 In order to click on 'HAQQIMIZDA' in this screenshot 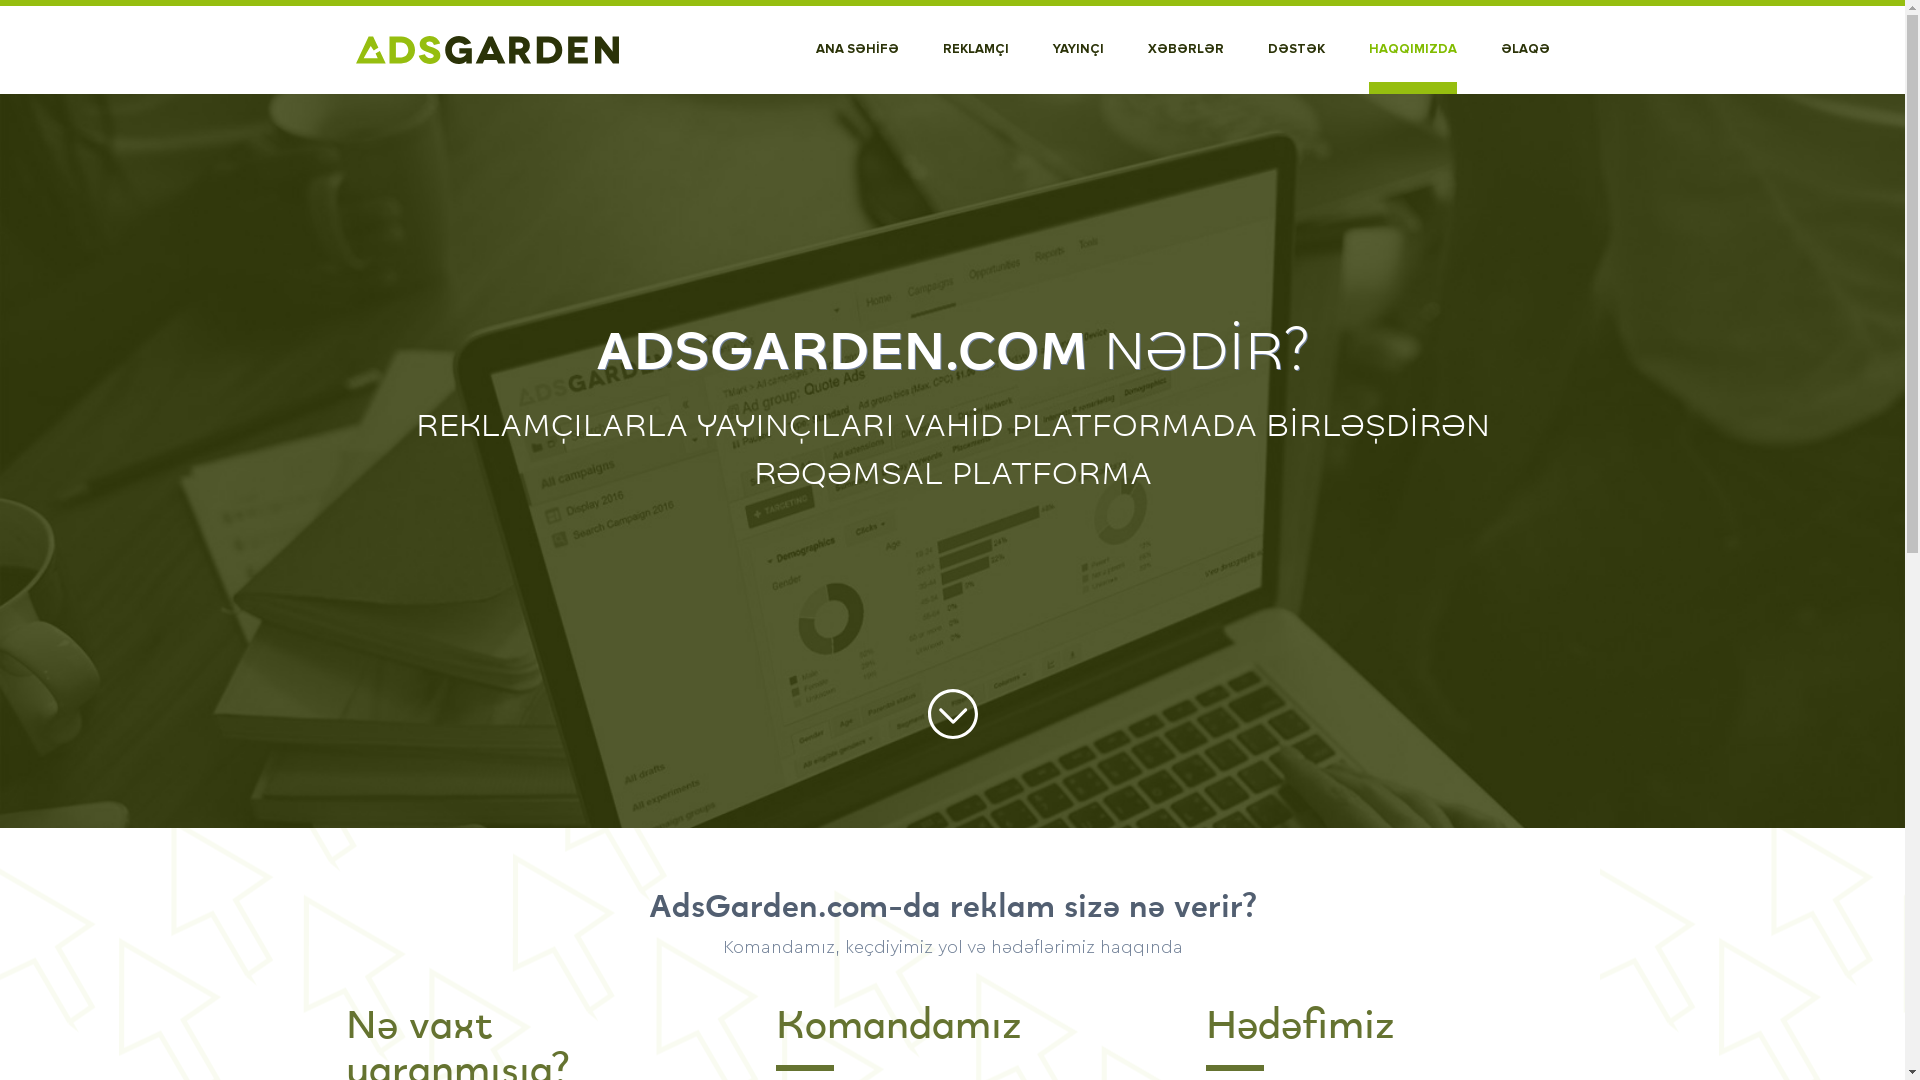, I will do `click(1410, 49)`.